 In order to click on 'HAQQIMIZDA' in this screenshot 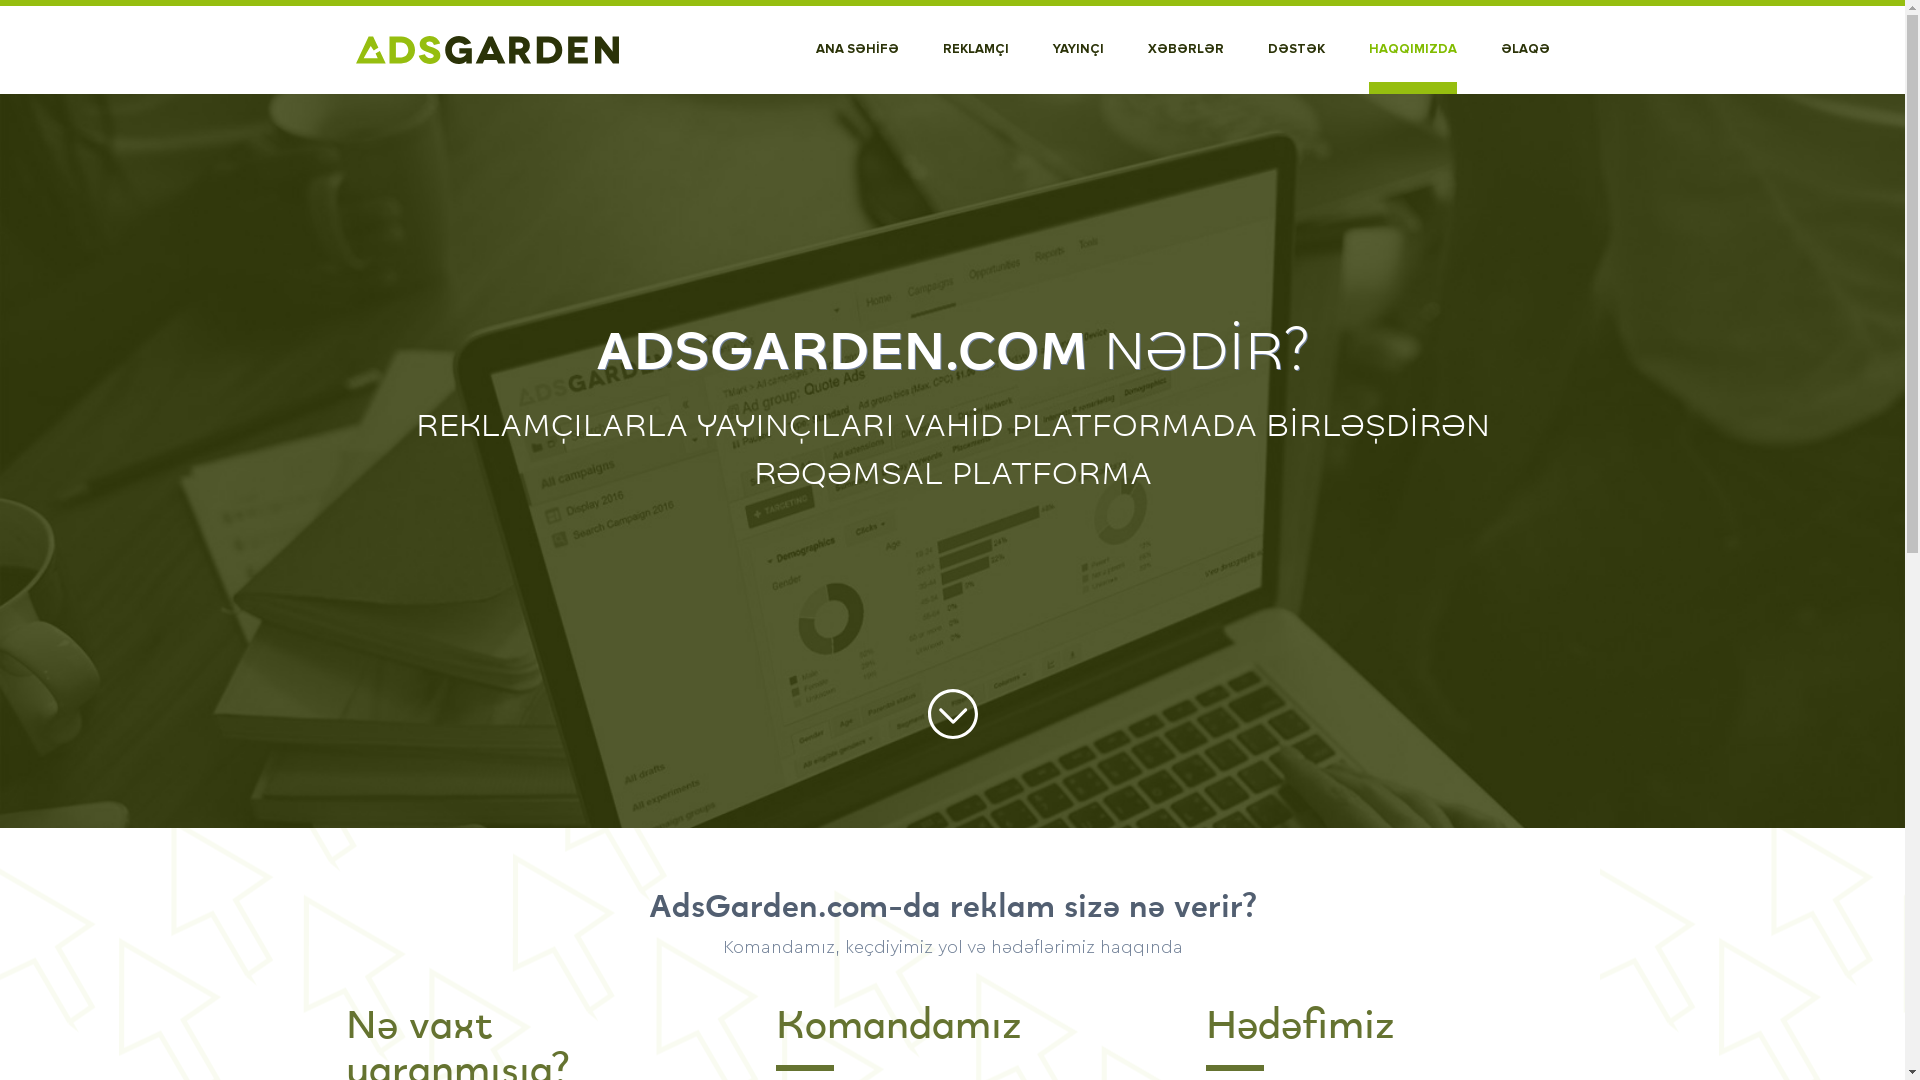, I will do `click(1410, 49)`.